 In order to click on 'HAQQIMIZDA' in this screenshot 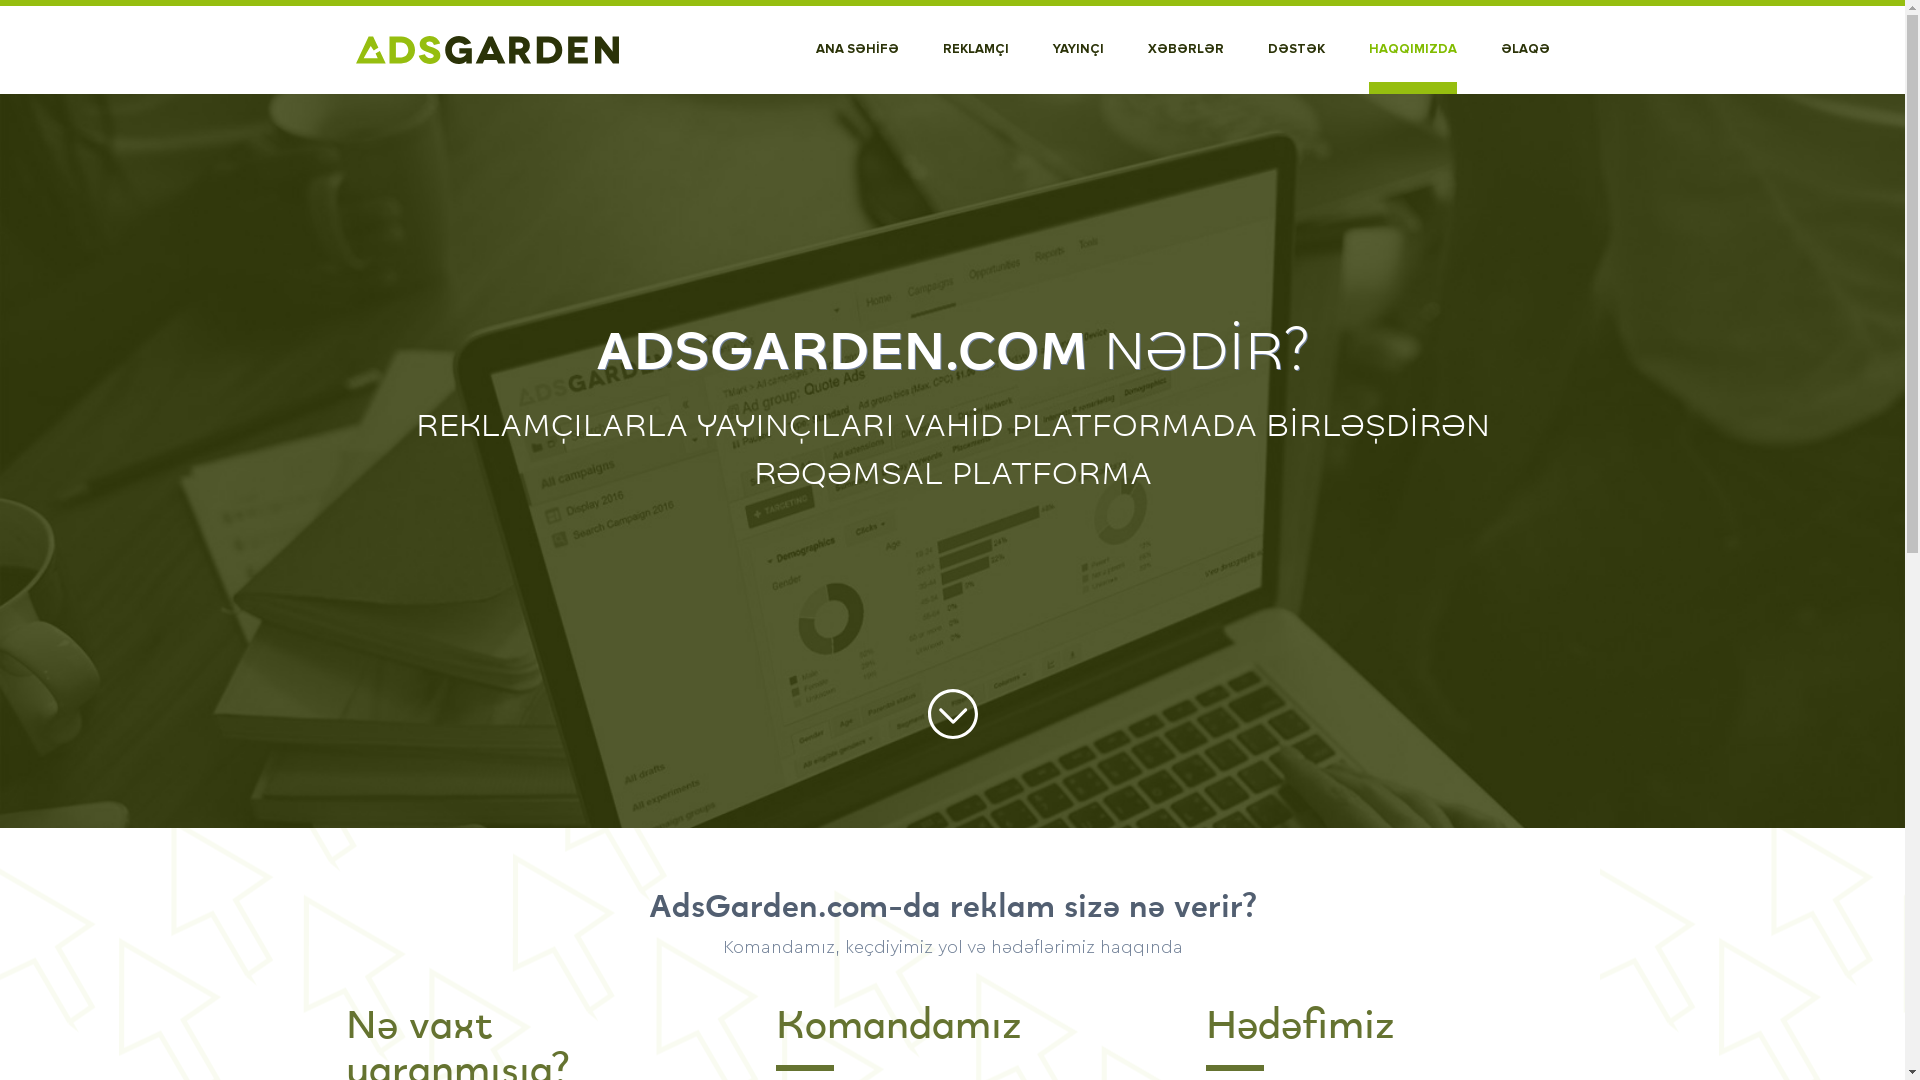, I will do `click(1410, 49)`.